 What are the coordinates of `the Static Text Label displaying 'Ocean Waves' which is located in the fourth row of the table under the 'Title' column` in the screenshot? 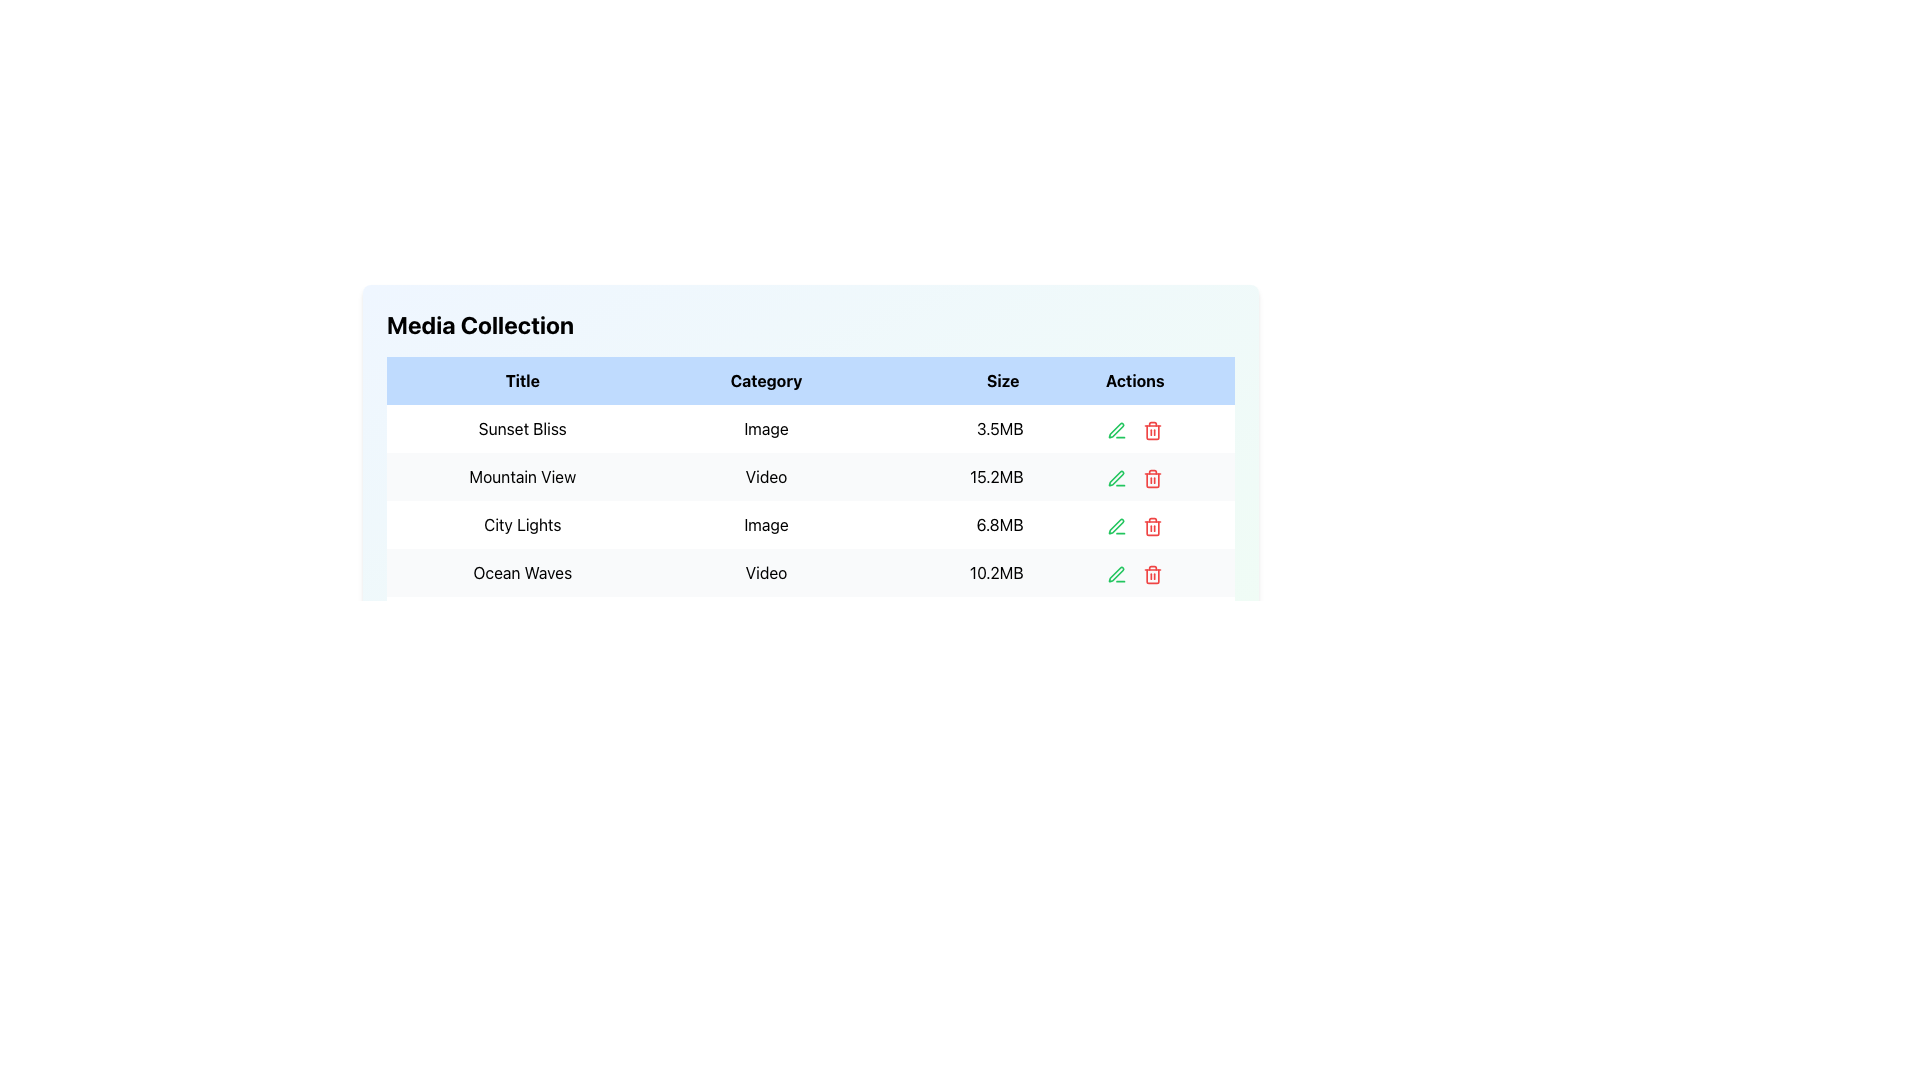 It's located at (522, 573).